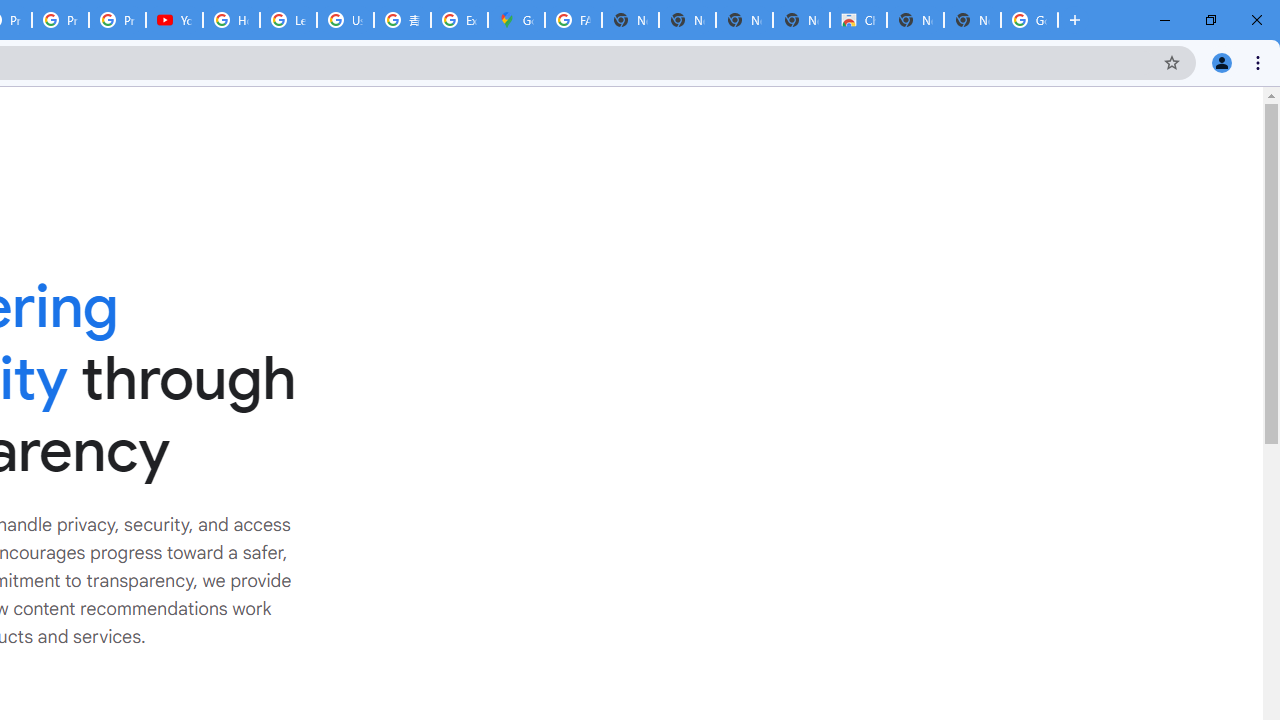 Image resolution: width=1280 pixels, height=720 pixels. I want to click on 'YouTube', so click(174, 20).